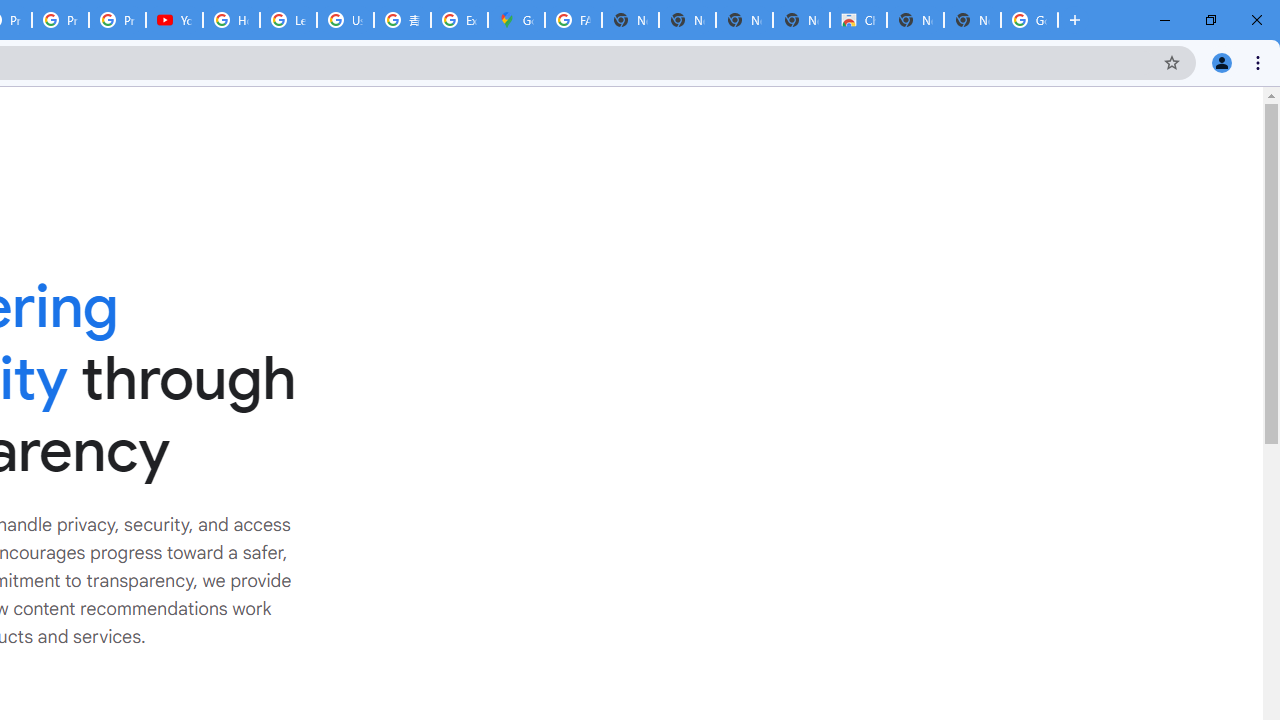 Image resolution: width=1280 pixels, height=720 pixels. I want to click on 'YouTube', so click(174, 20).